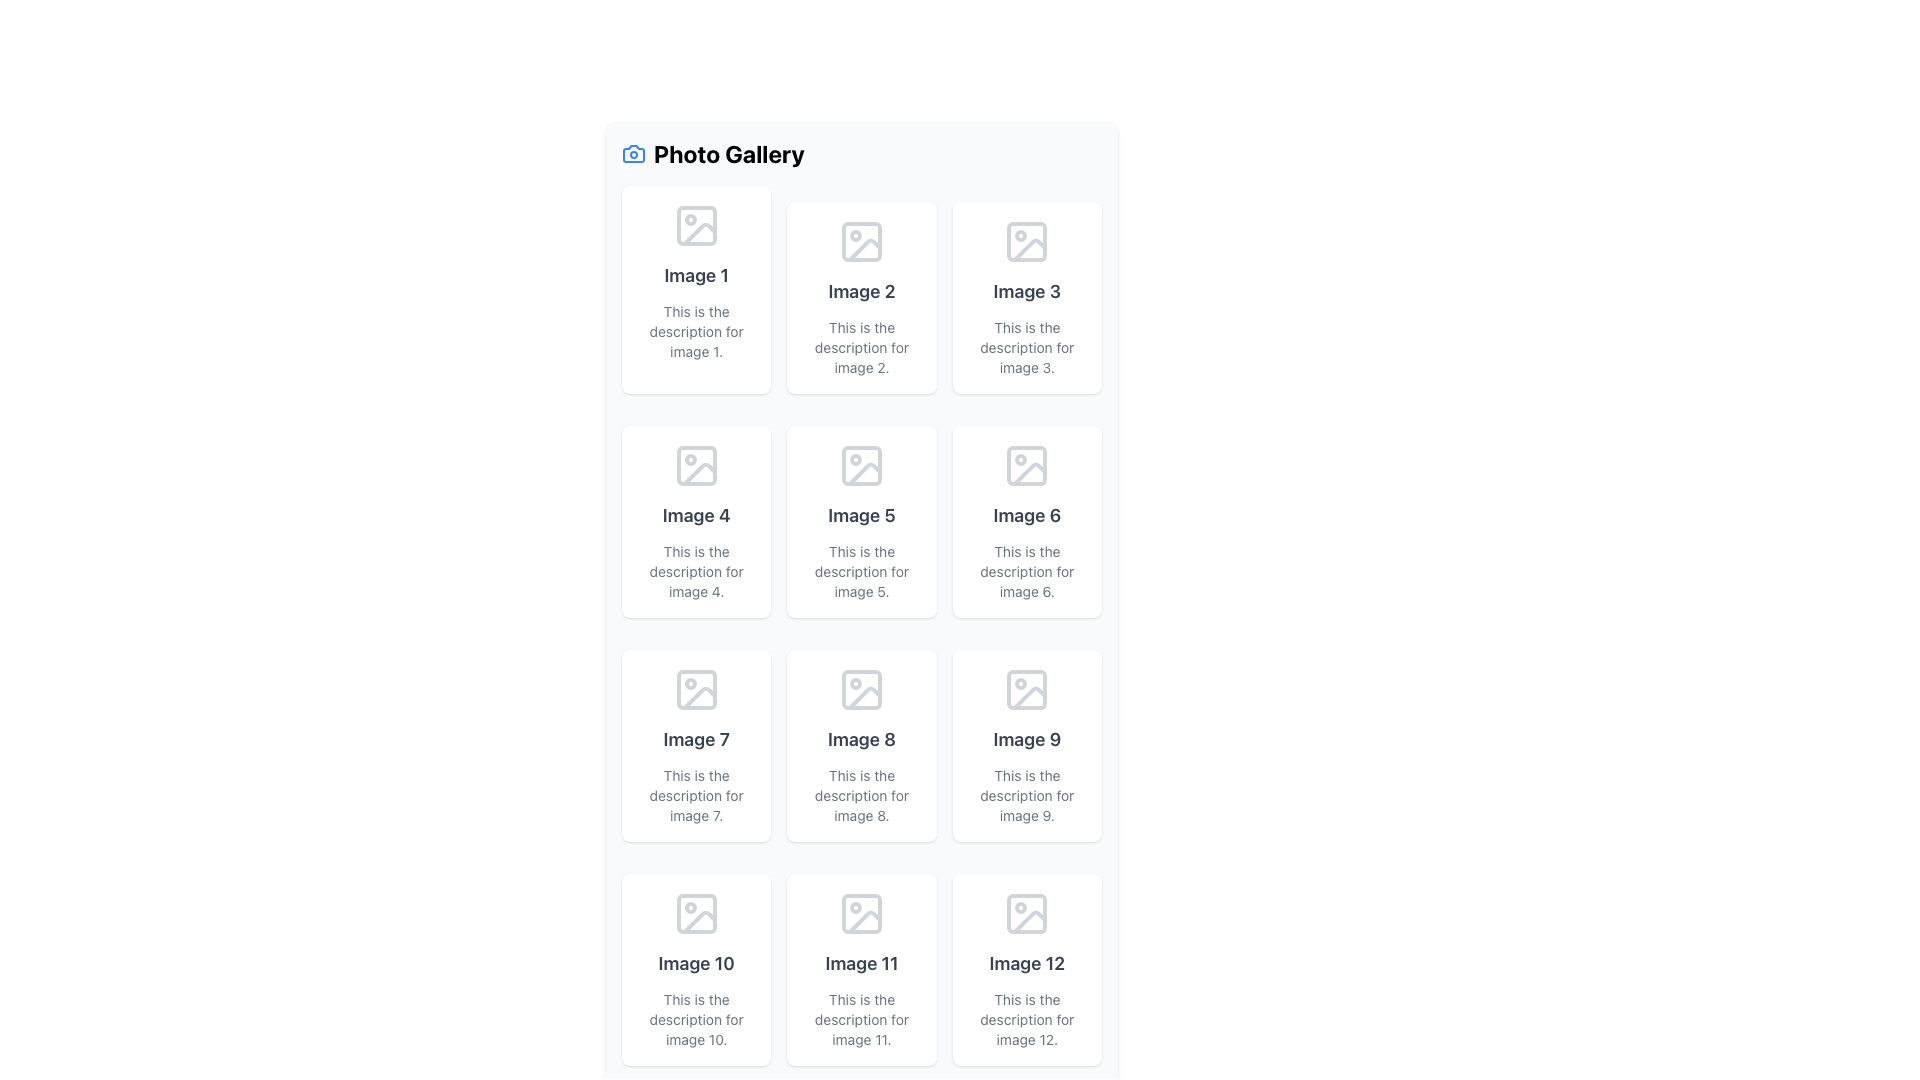 The height and width of the screenshot is (1080, 1920). Describe the element at coordinates (861, 914) in the screenshot. I see `the gray image placeholder icon with rounded corners, located in the third column of the fourth row beneath 'Image 11' and above its description` at that location.